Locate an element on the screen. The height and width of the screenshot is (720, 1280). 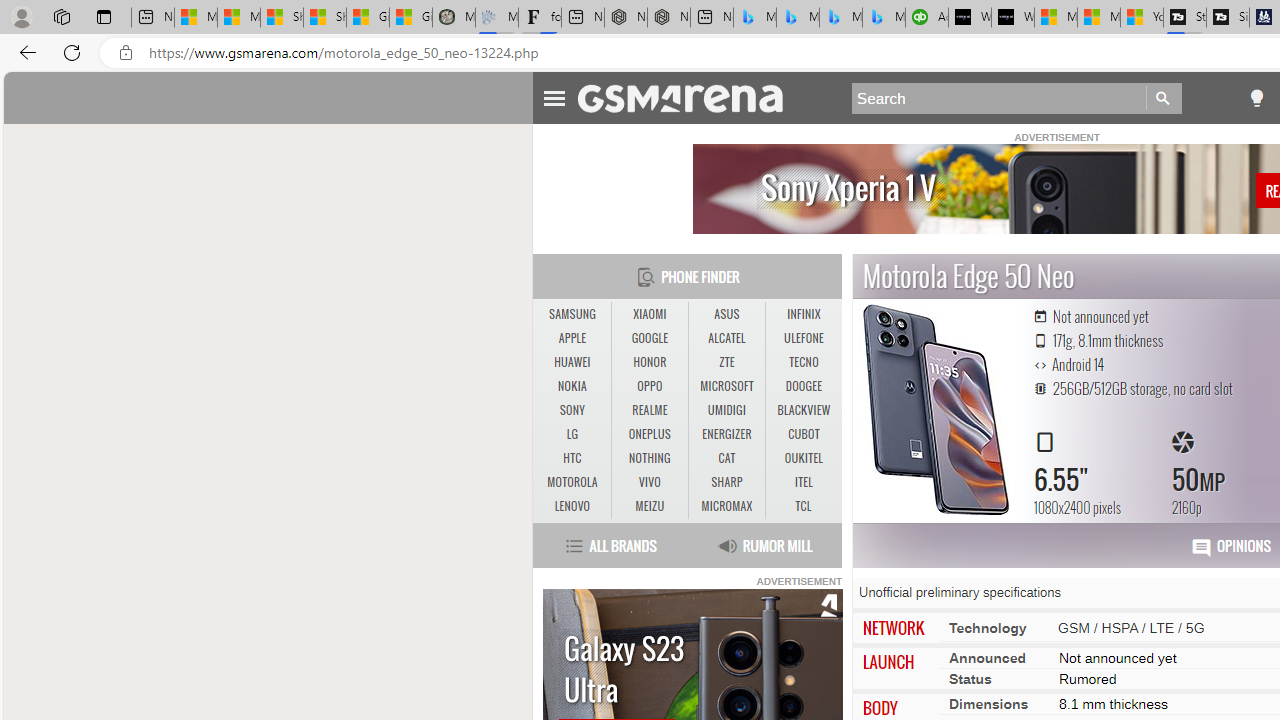
'XIAOMI' is located at coordinates (650, 315).